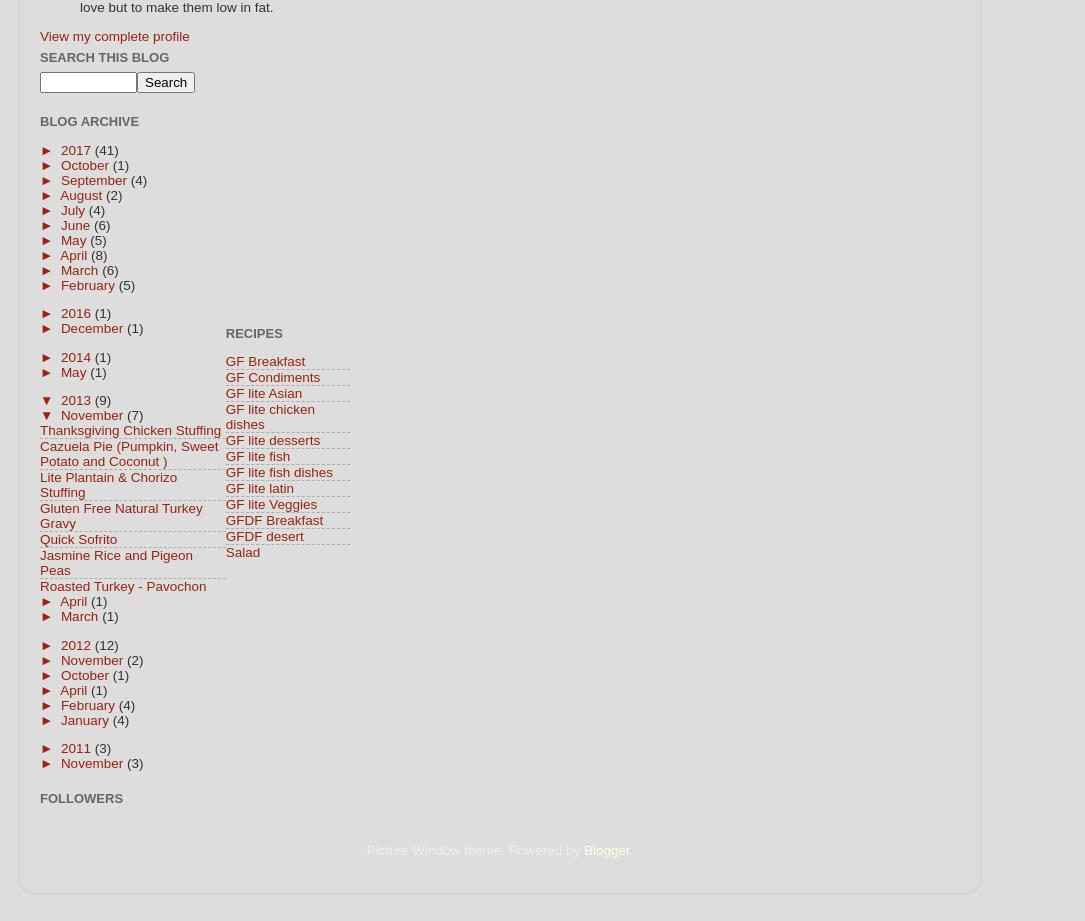 The height and width of the screenshot is (921, 1085). I want to click on 'GFDF desert', so click(225, 535).